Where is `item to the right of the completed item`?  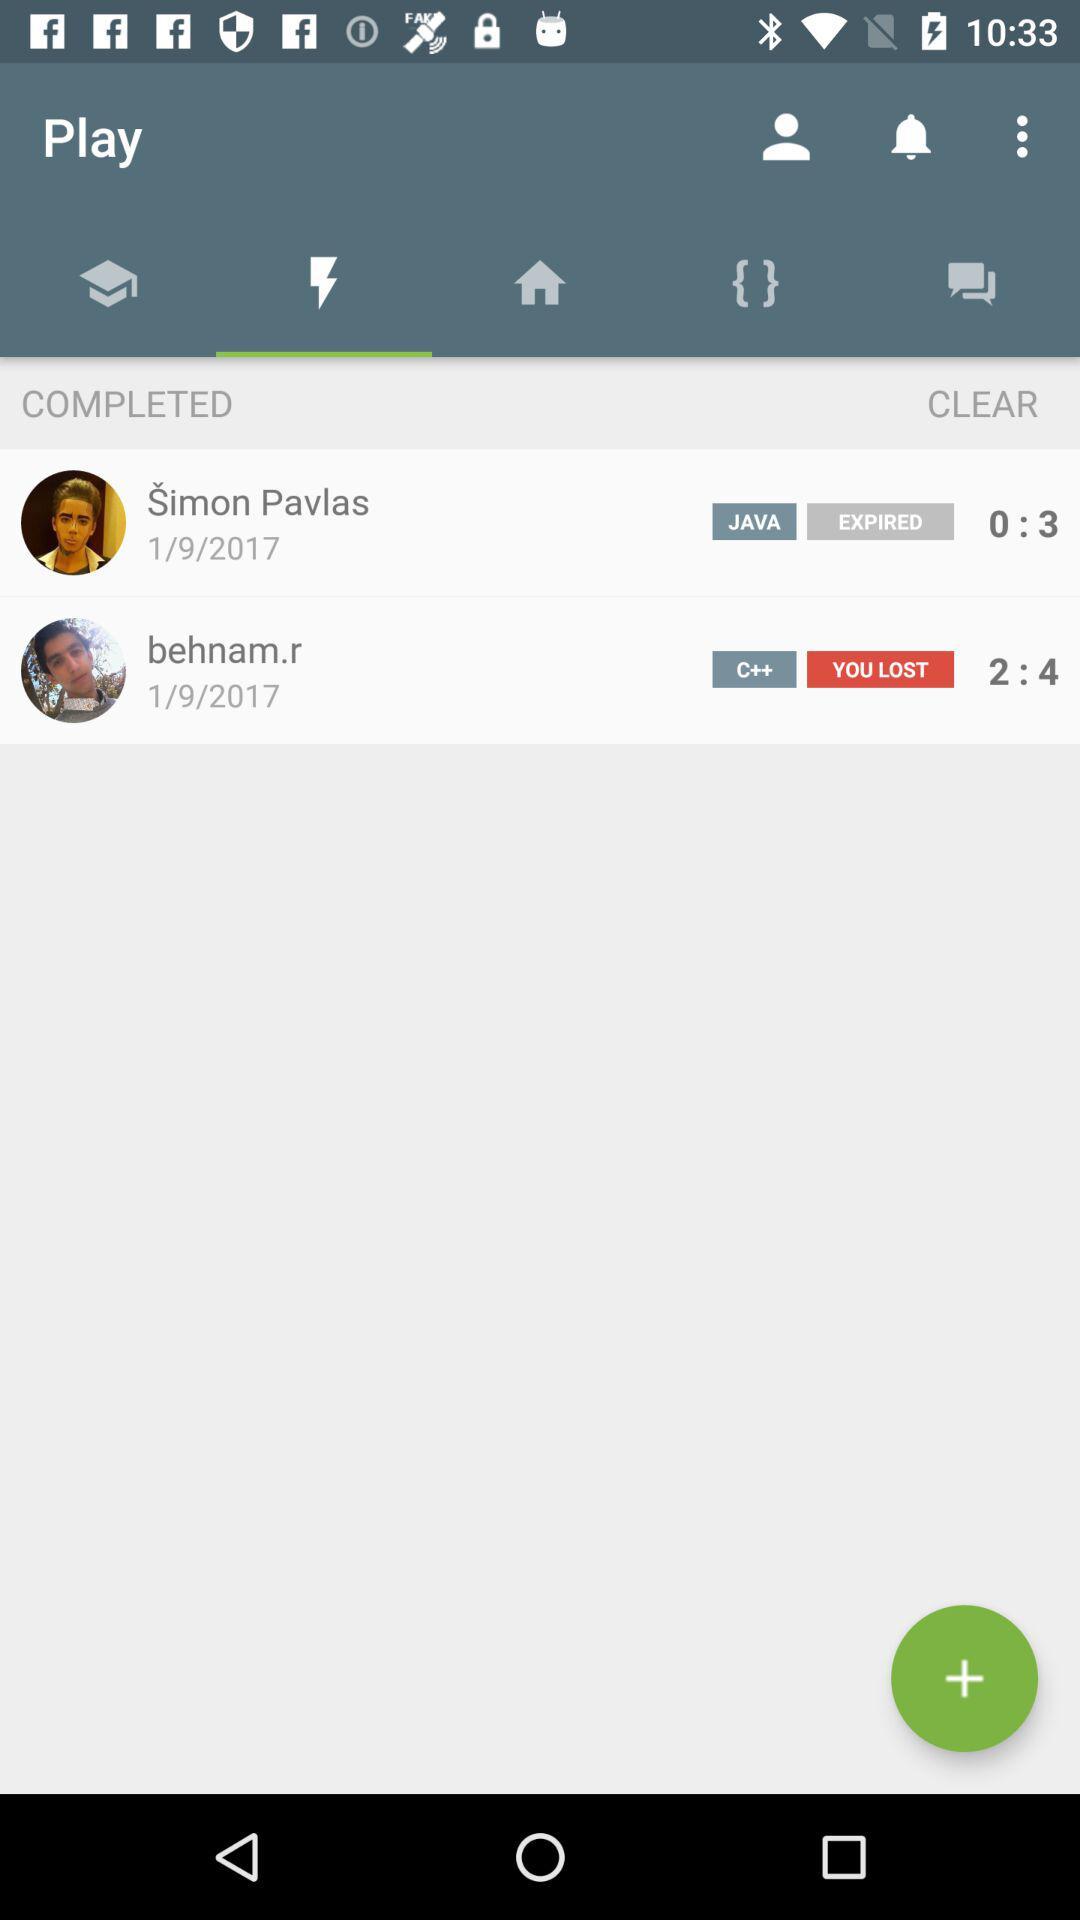 item to the right of the completed item is located at coordinates (945, 401).